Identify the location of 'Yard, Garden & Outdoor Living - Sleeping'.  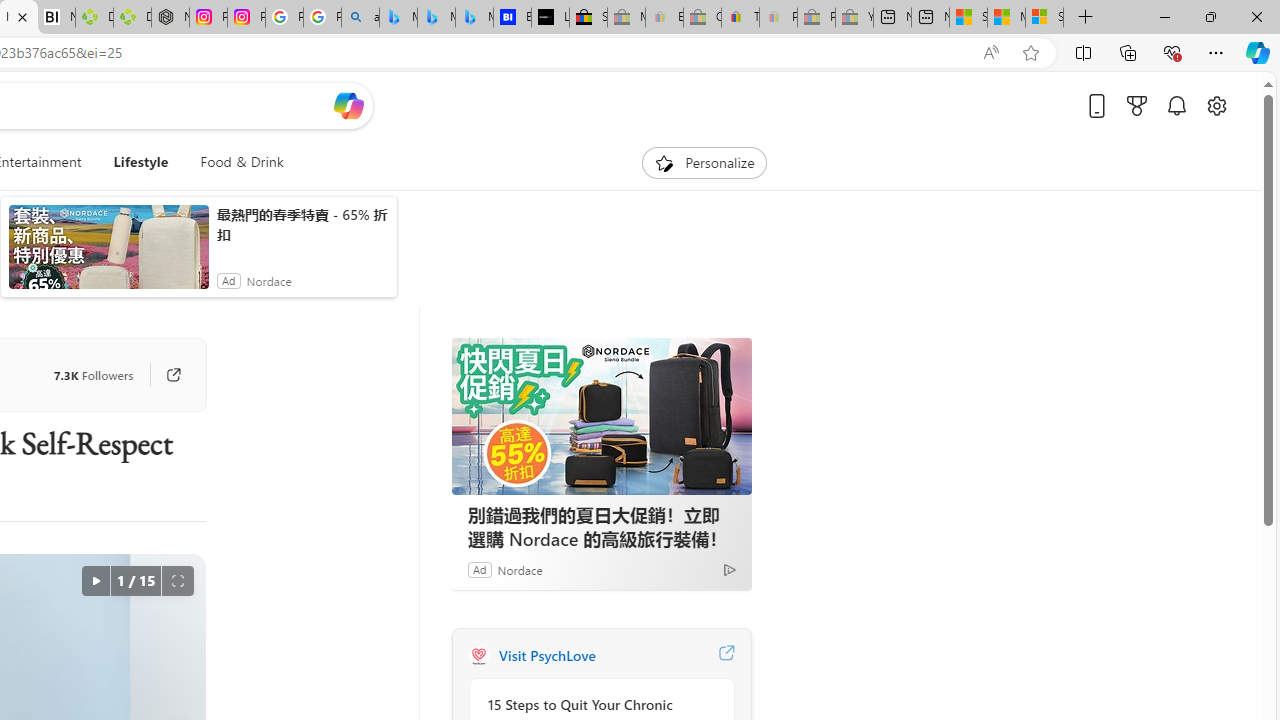
(854, 17).